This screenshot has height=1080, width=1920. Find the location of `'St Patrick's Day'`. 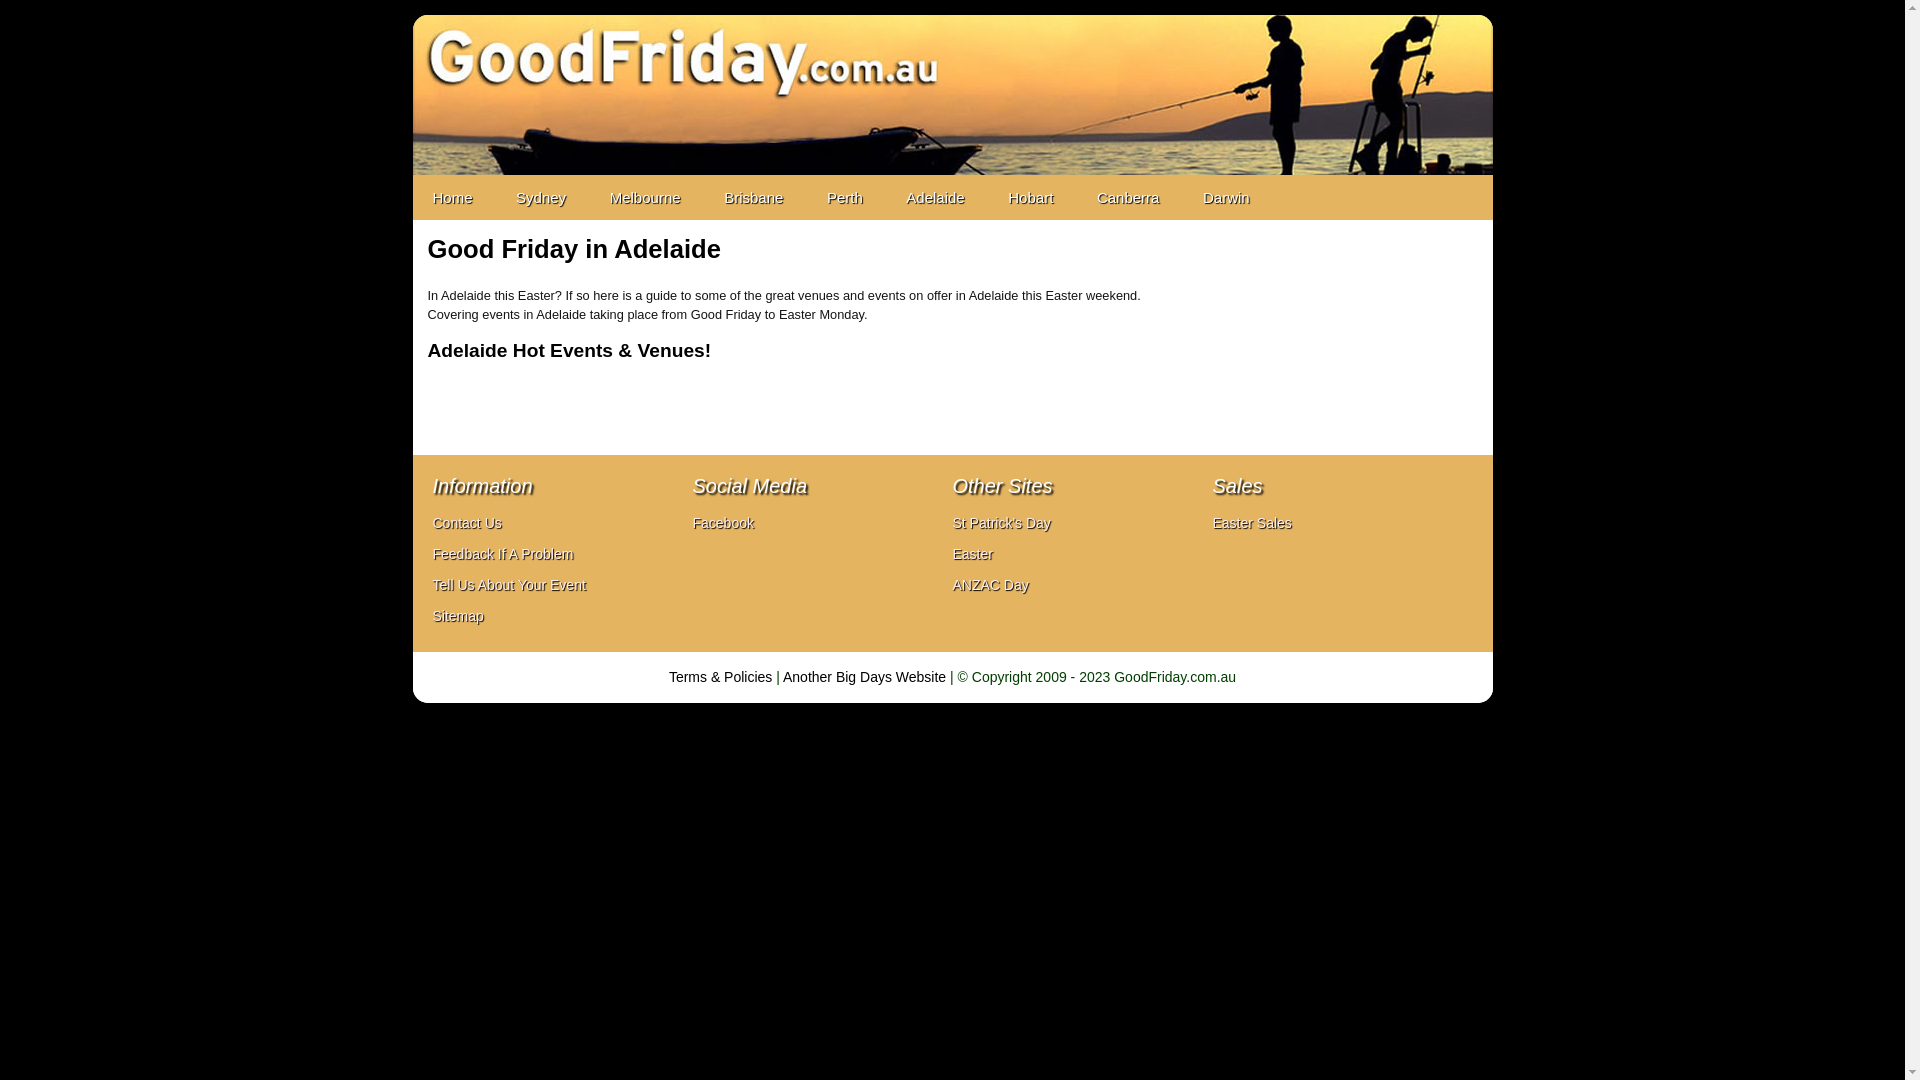

'St Patrick's Day' is located at coordinates (950, 522).